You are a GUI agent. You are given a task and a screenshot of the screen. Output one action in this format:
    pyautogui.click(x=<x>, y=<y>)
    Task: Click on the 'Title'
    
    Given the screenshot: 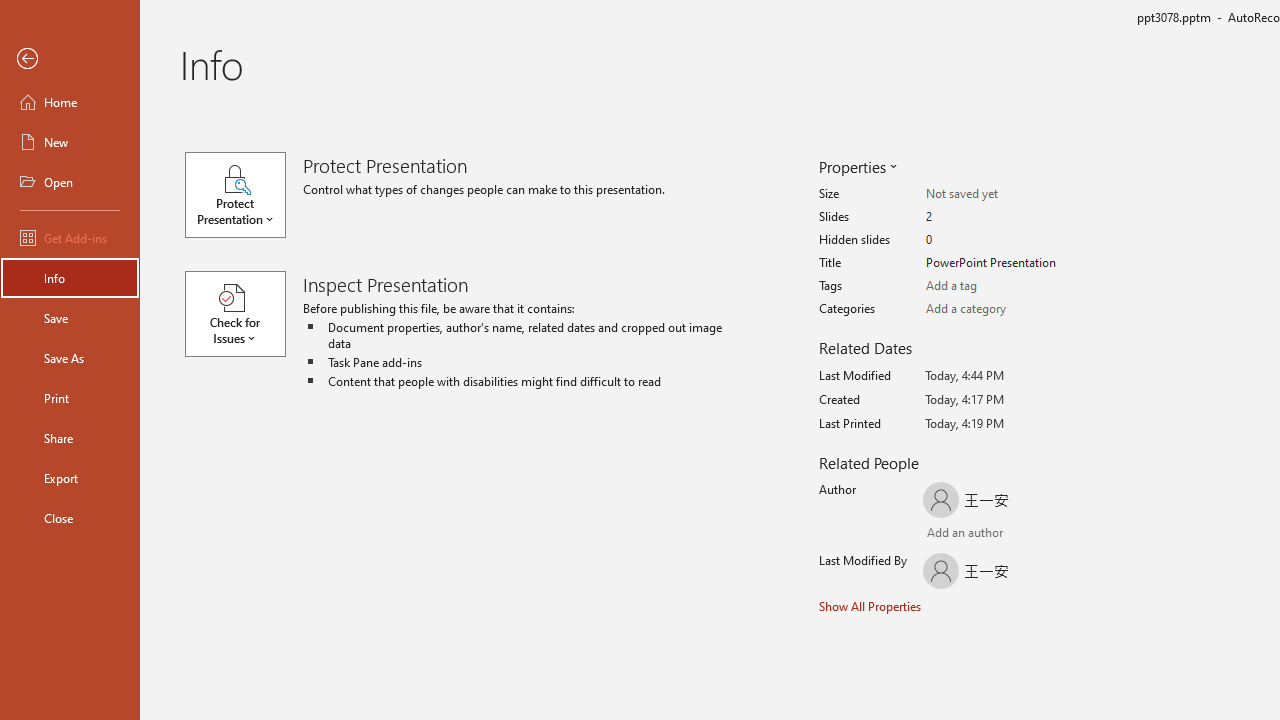 What is the action you would take?
    pyautogui.click(x=1004, y=262)
    